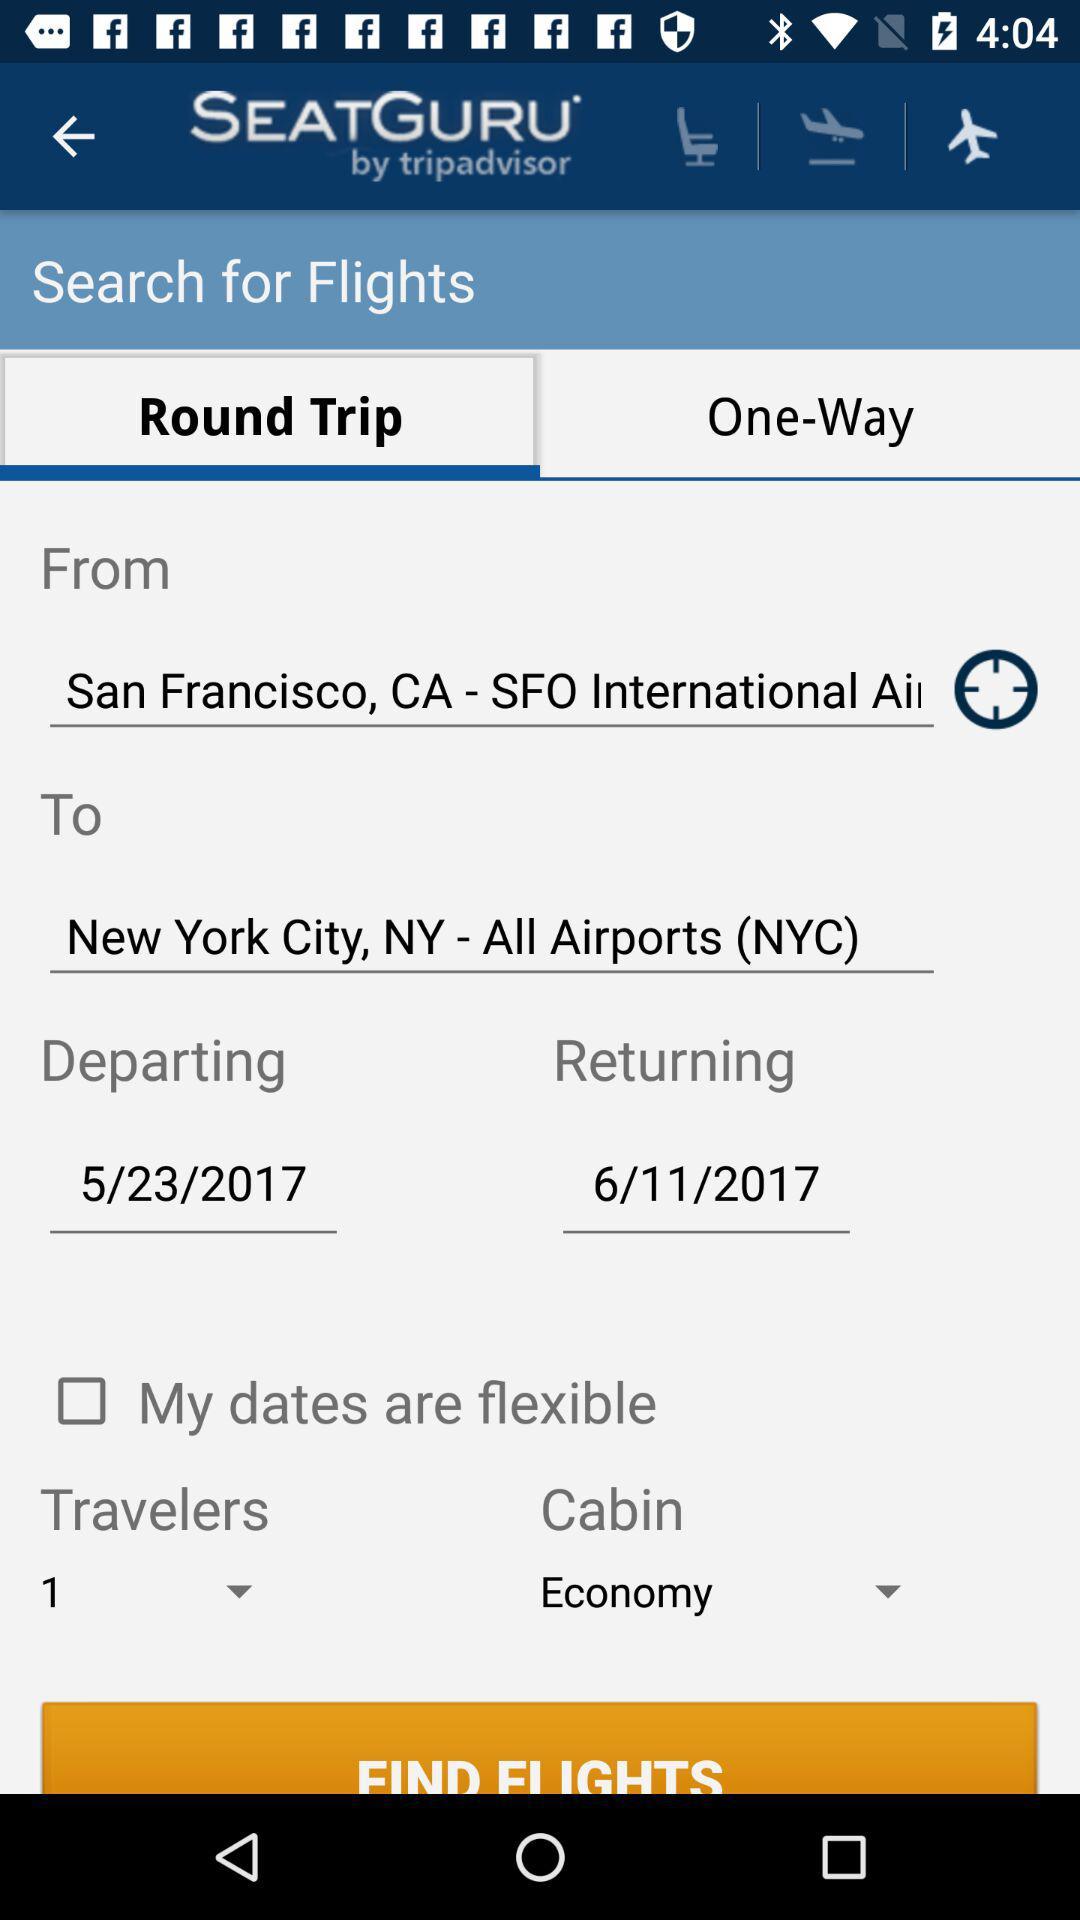 This screenshot has height=1920, width=1080. I want to click on the icon above travelers, so click(397, 1400).